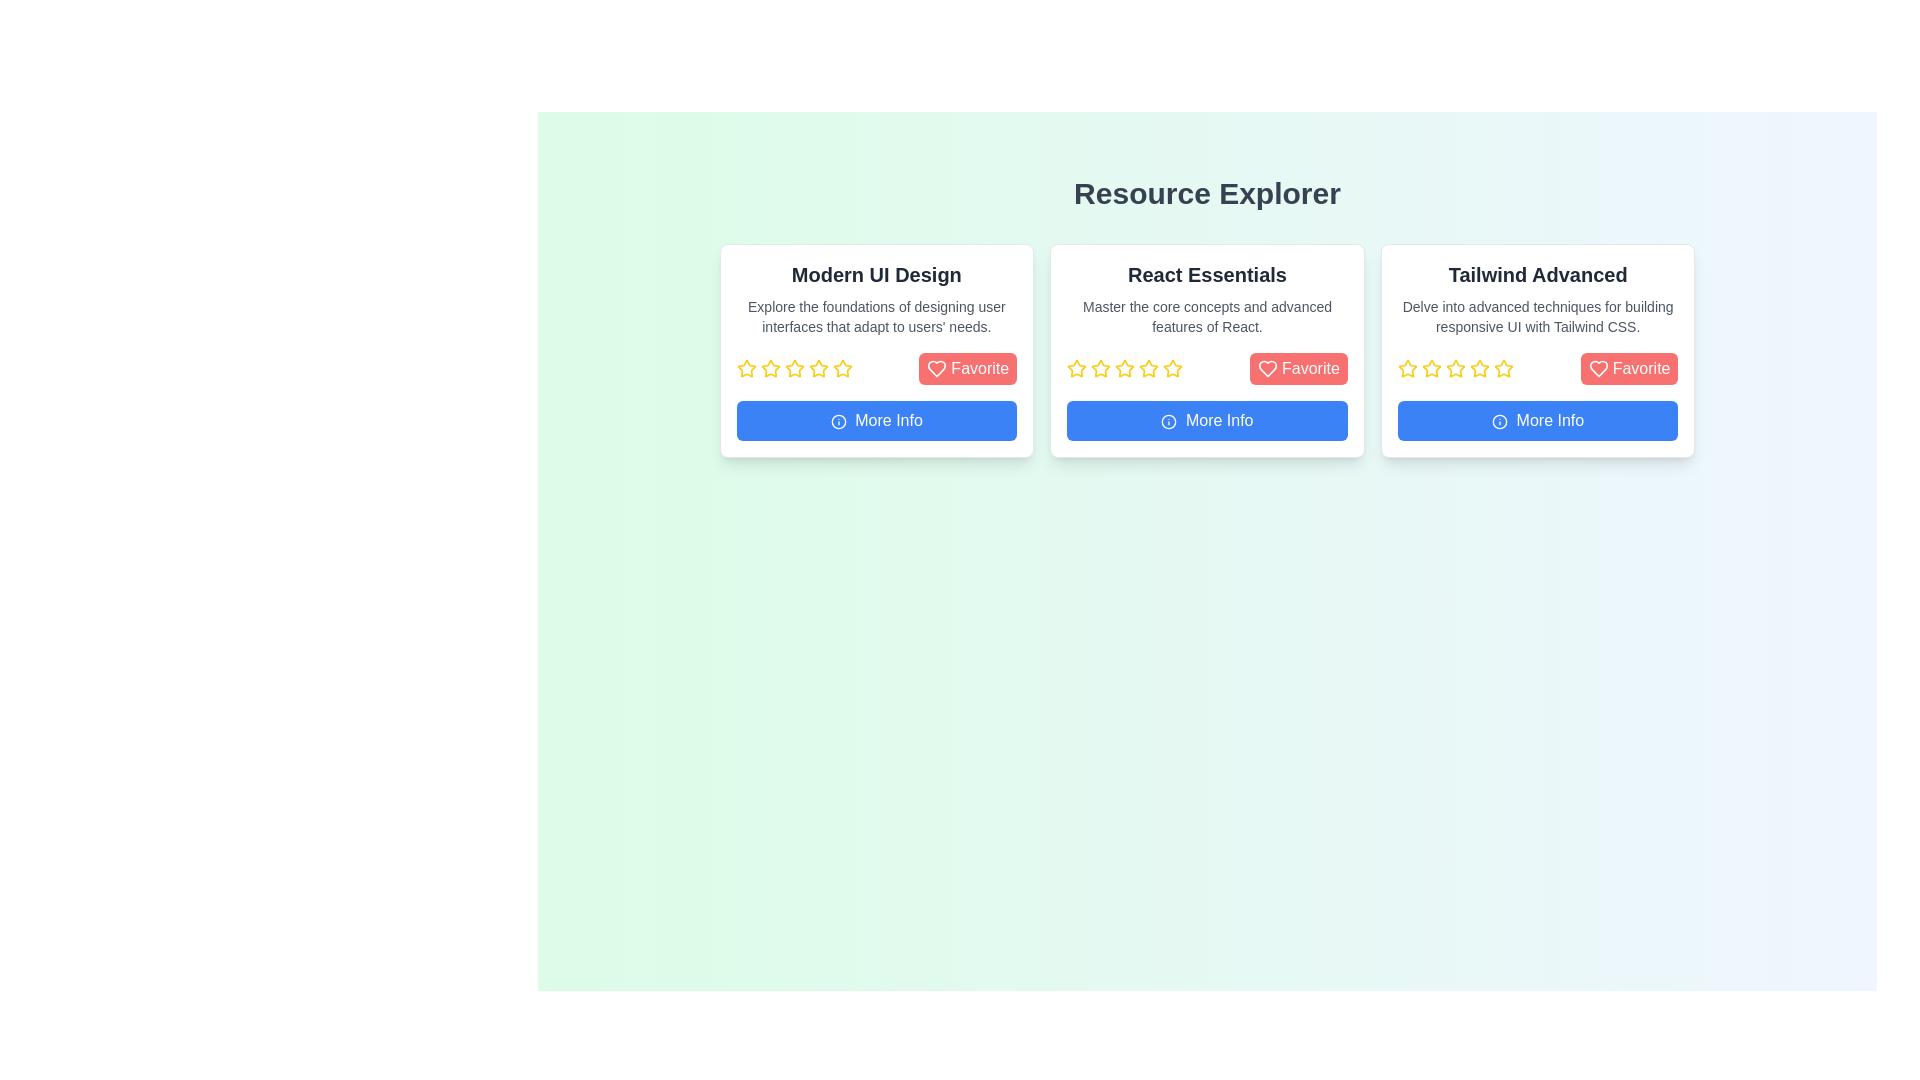  What do you see at coordinates (1127, 369) in the screenshot?
I see `the highlighted golden five-pointed star icon, which is the third star in a row of five stars within the rating section of the 'React Essentials' card` at bounding box center [1127, 369].